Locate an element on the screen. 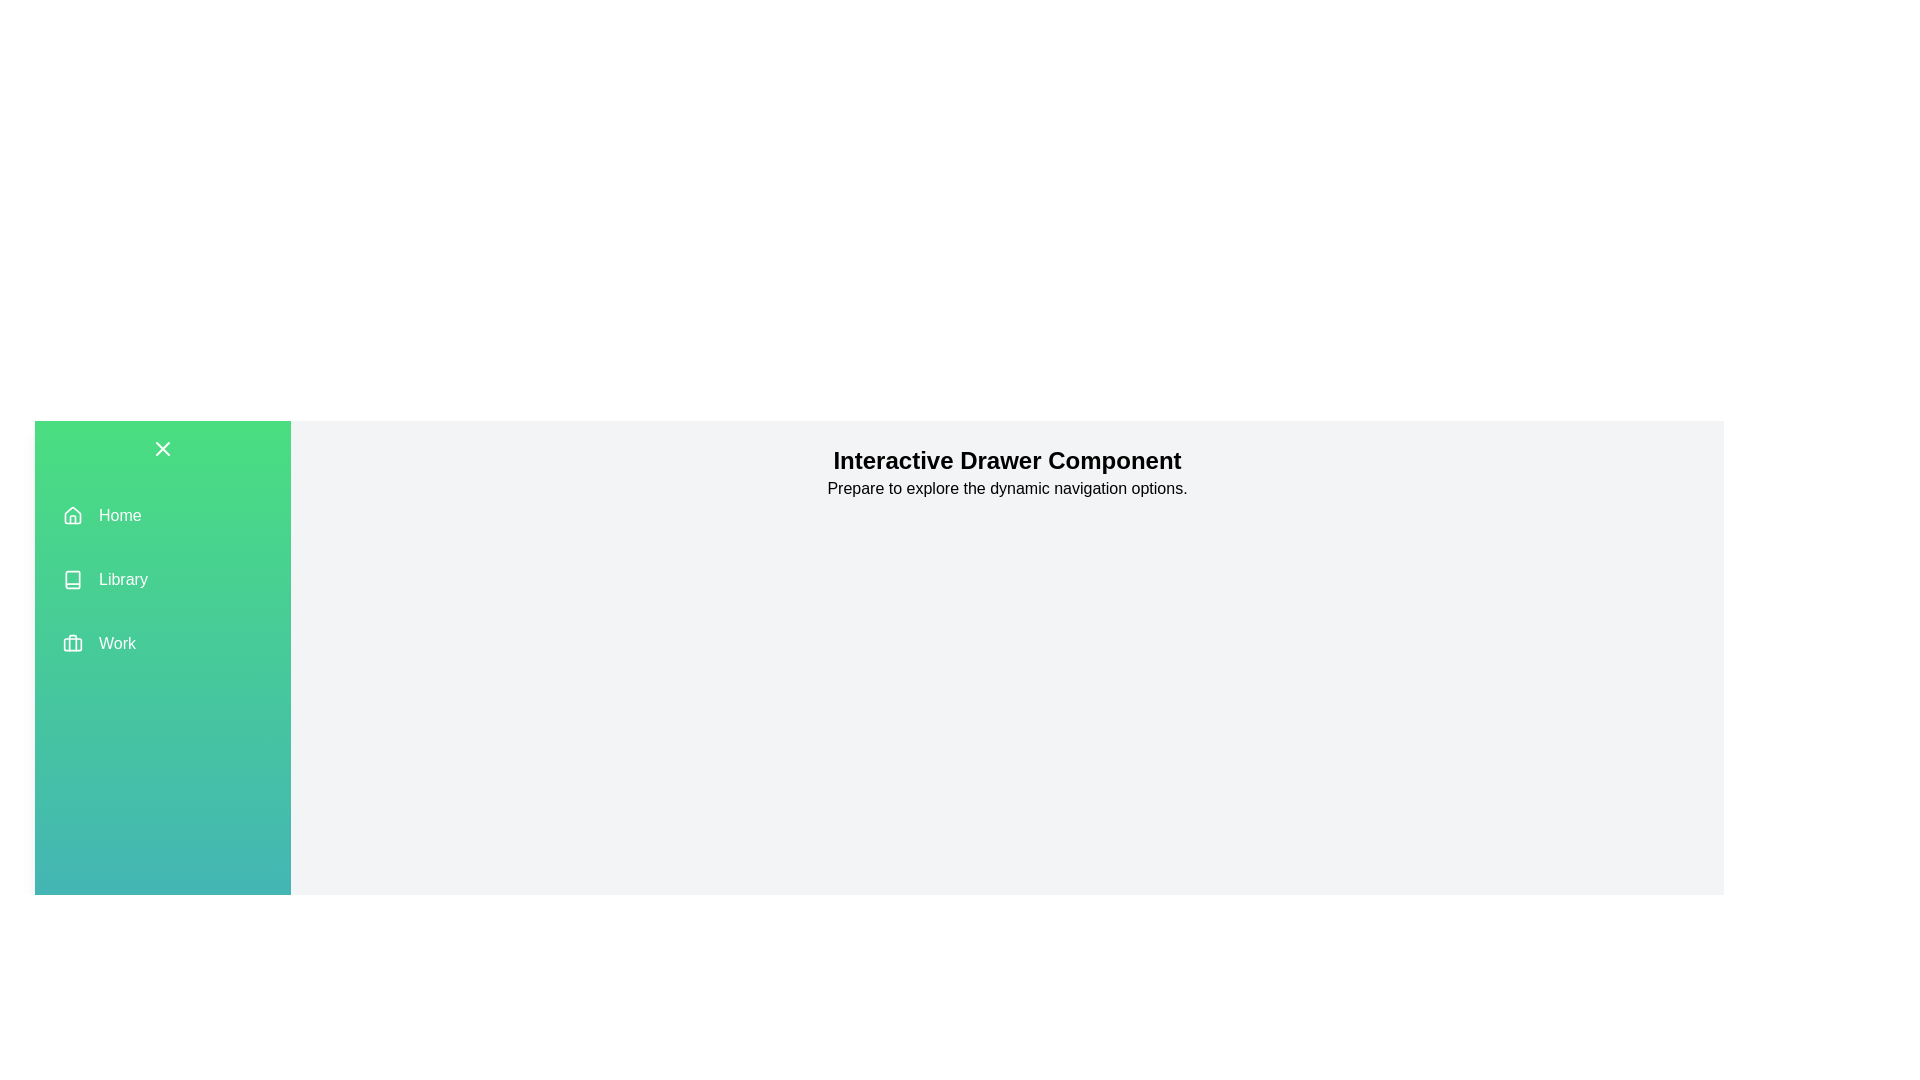  the menu item Library to observe its hover effect is located at coordinates (163, 579).